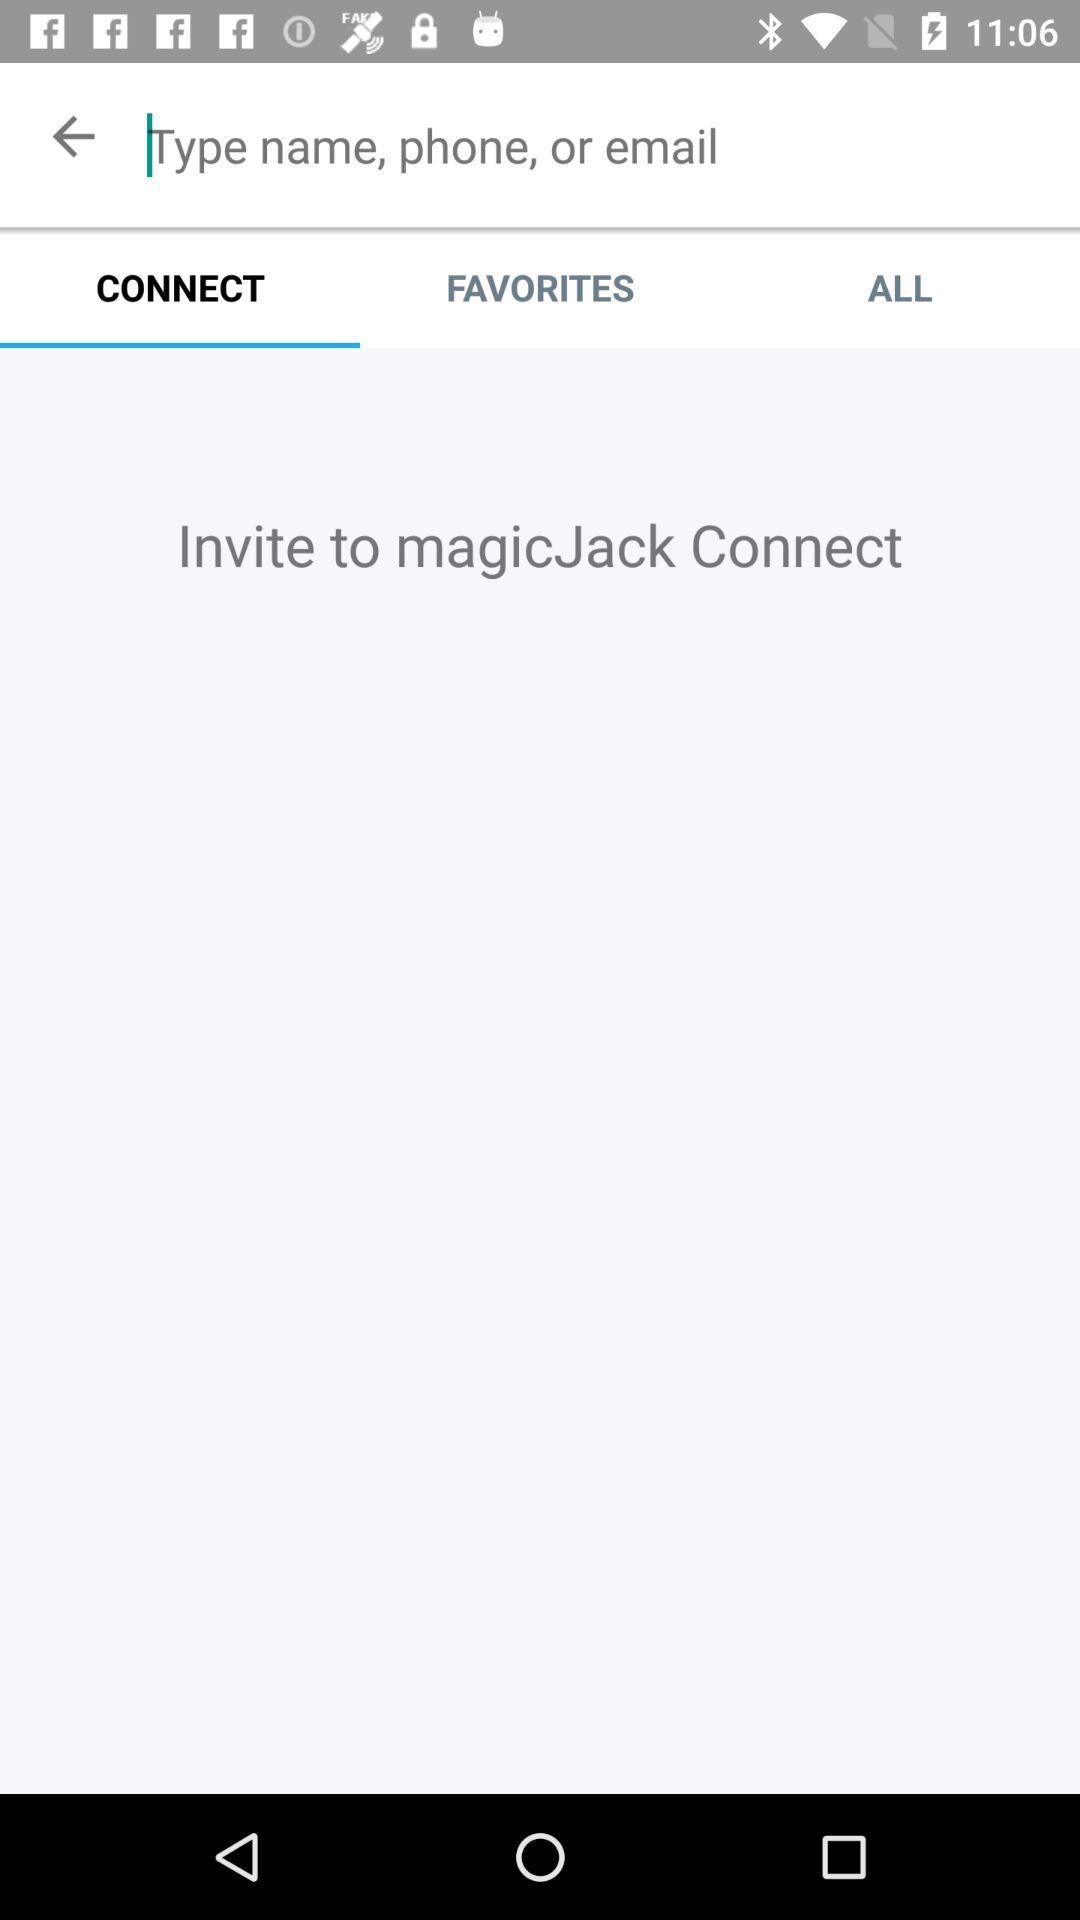 This screenshot has width=1080, height=1920. I want to click on type name phone or email, so click(596, 144).